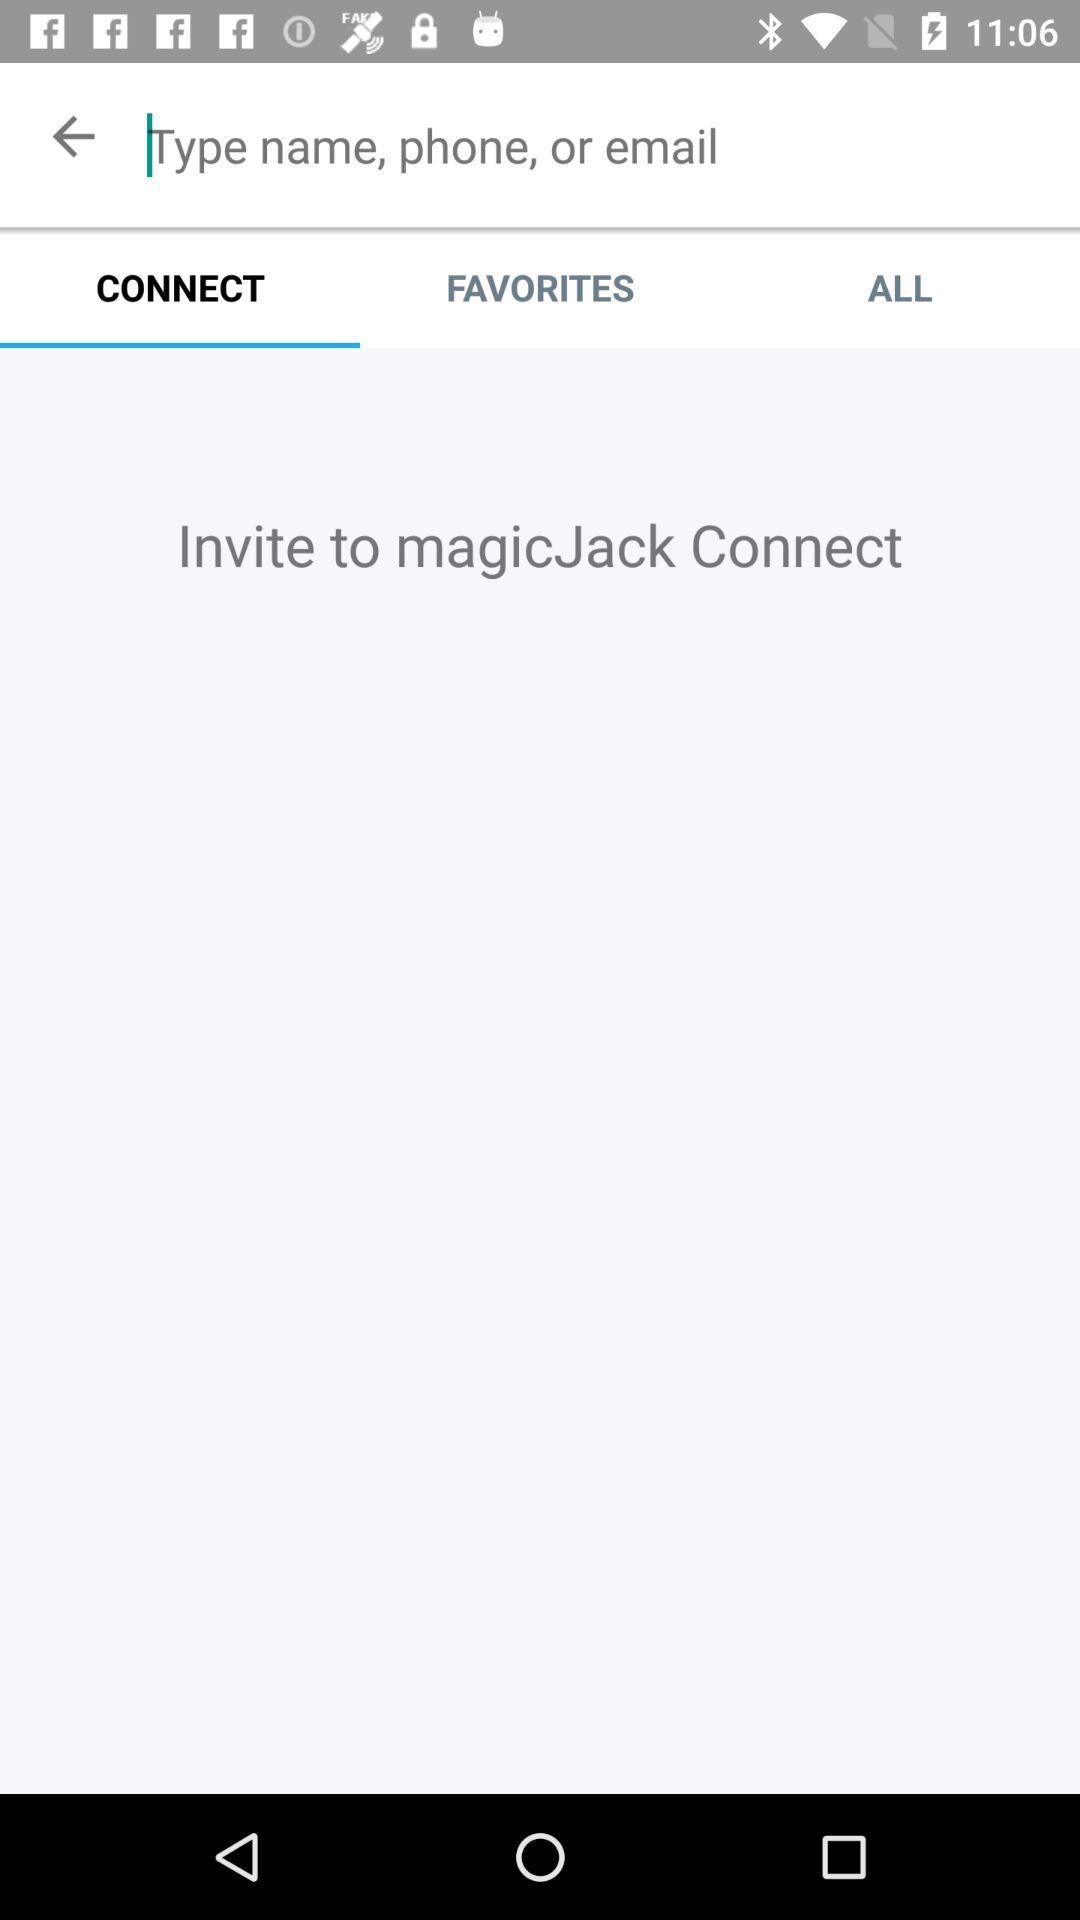 This screenshot has width=1080, height=1920. I want to click on type name phone or email, so click(596, 144).